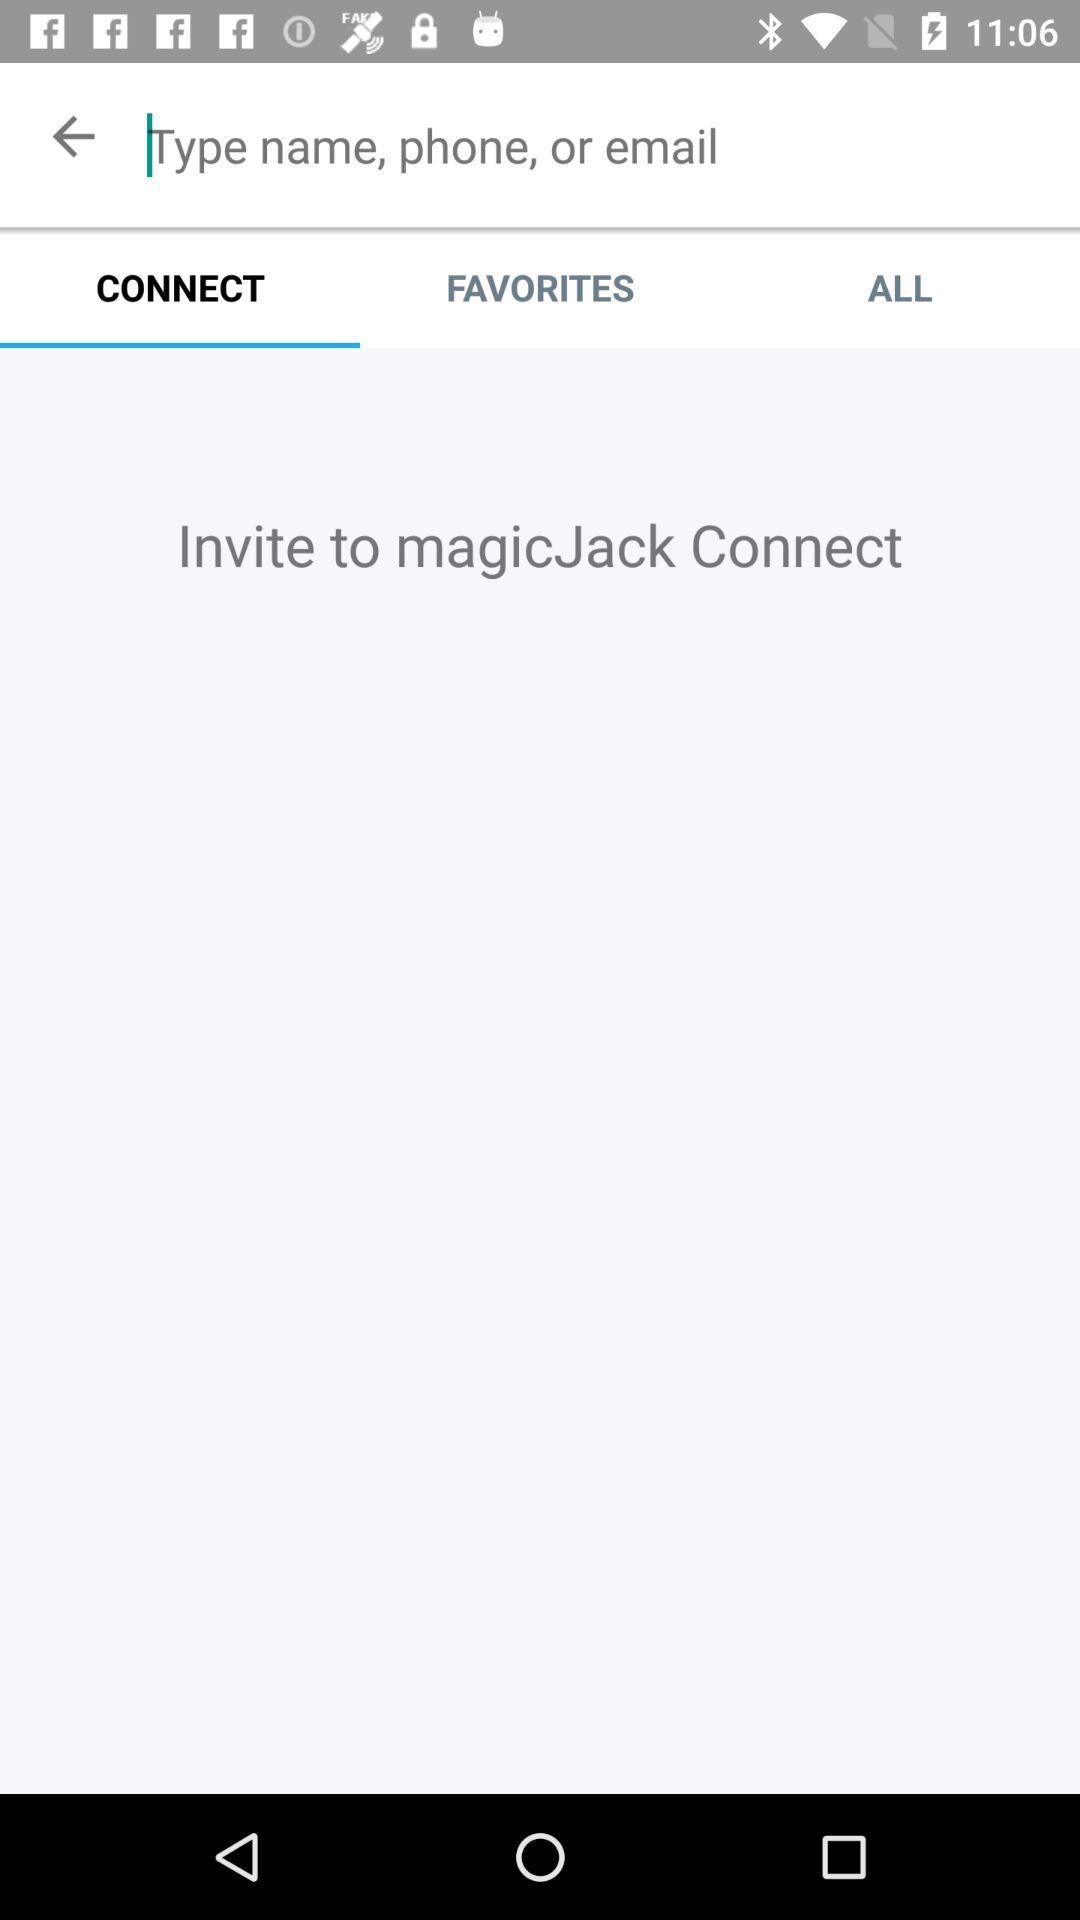 This screenshot has width=1080, height=1920. I want to click on type name phone or email, so click(596, 144).